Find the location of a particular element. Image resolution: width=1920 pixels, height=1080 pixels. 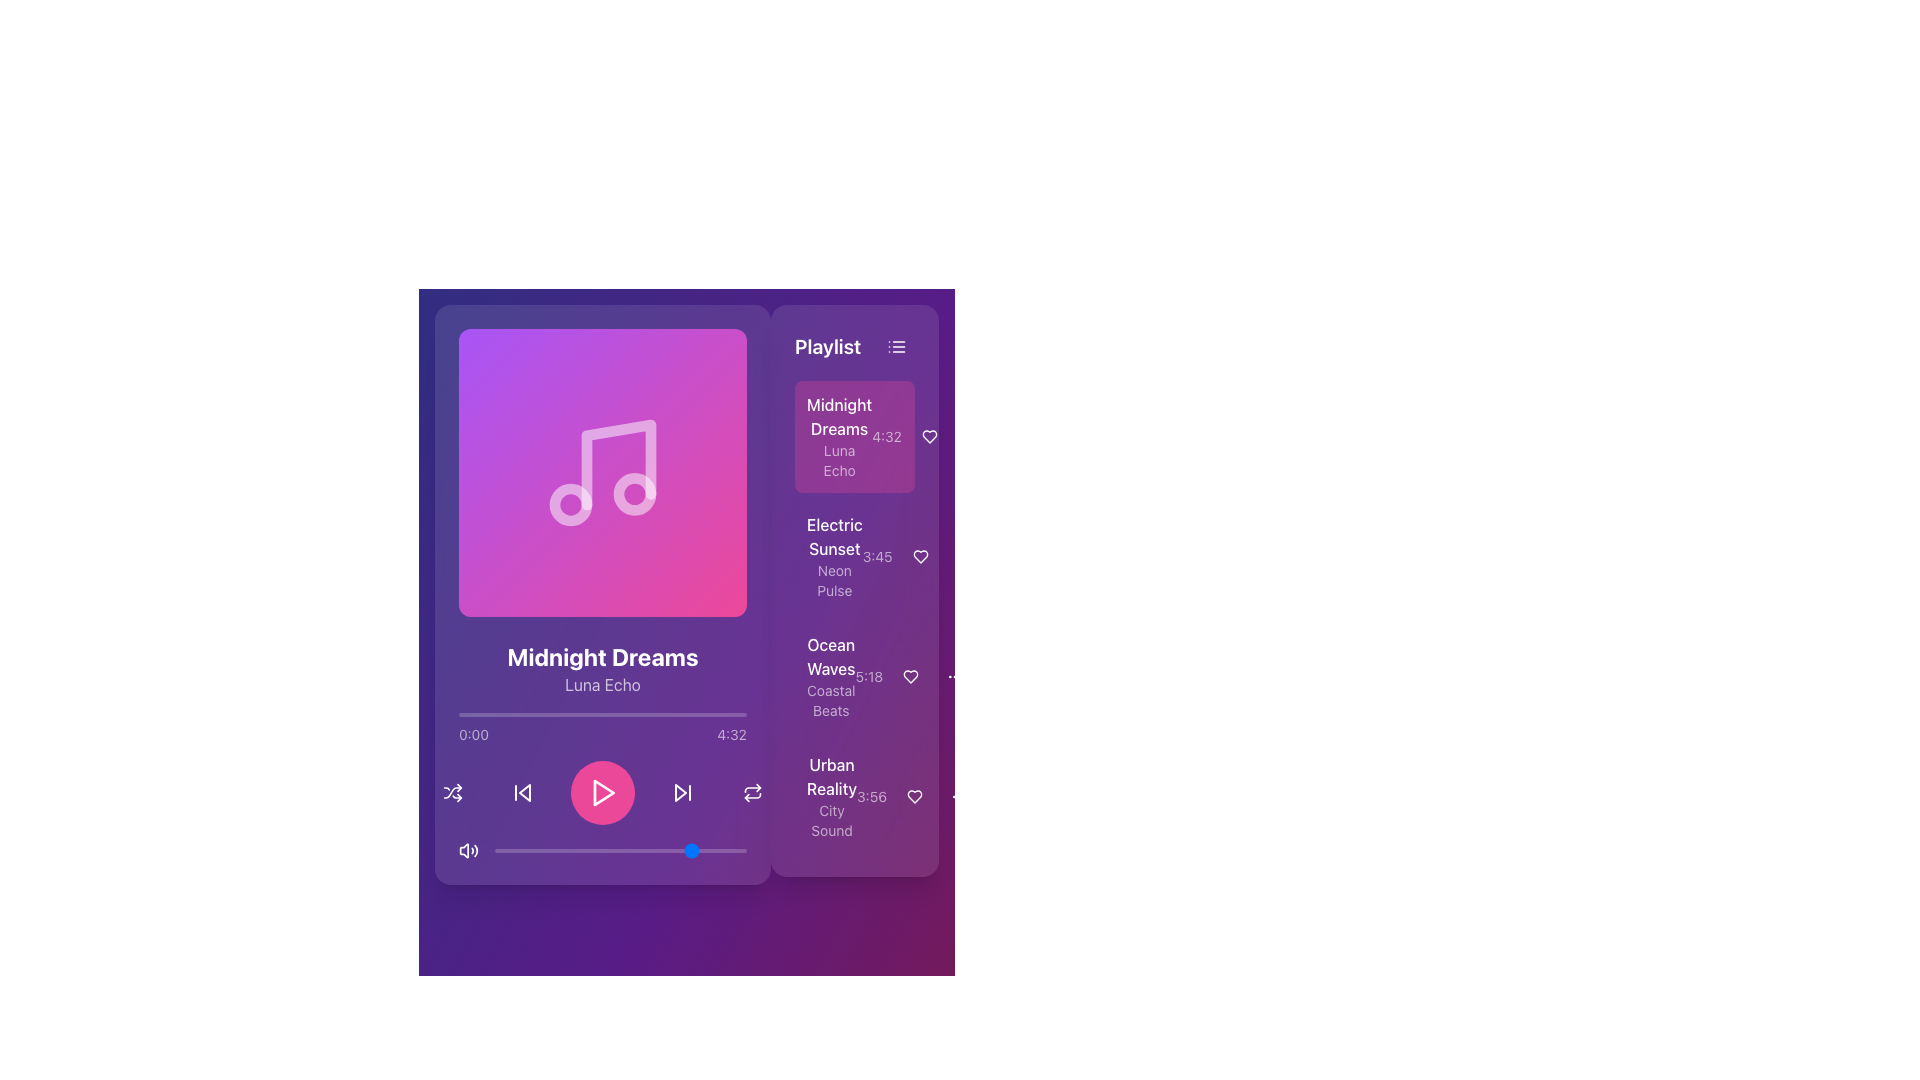

the circular button with a heart icon, located to the right of the text '3:56' is located at coordinates (914, 796).